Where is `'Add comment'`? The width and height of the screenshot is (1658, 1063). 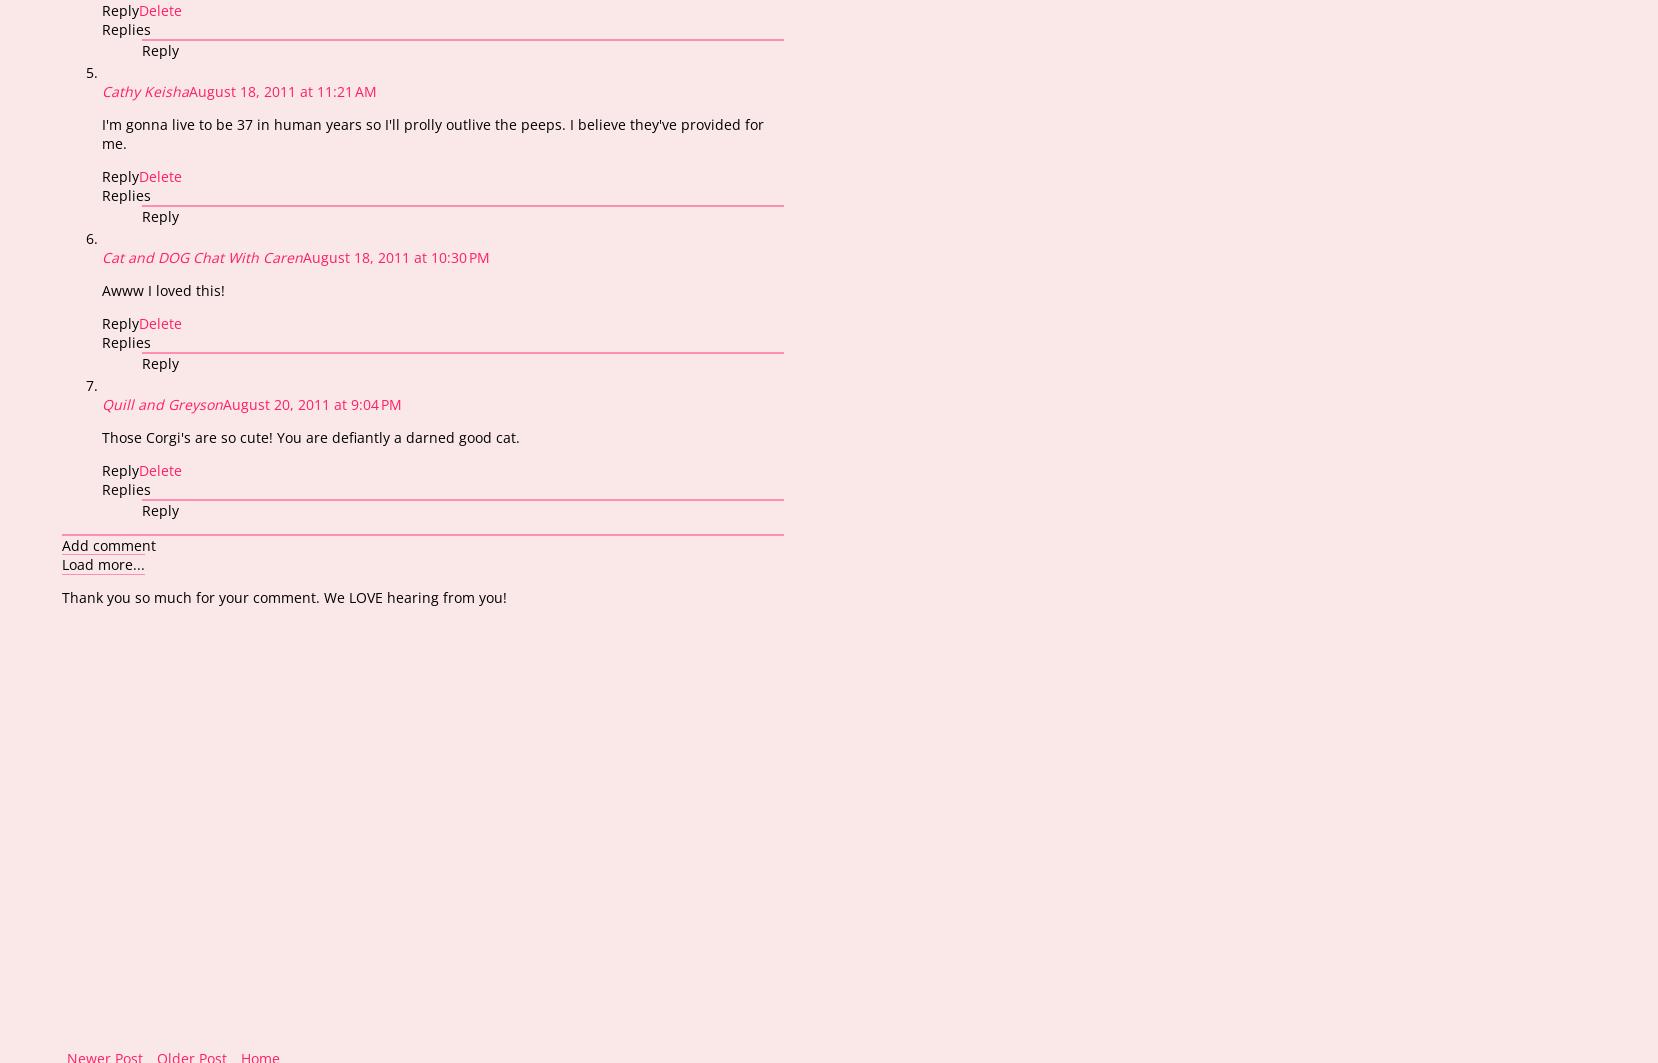
'Add comment' is located at coordinates (107, 543).